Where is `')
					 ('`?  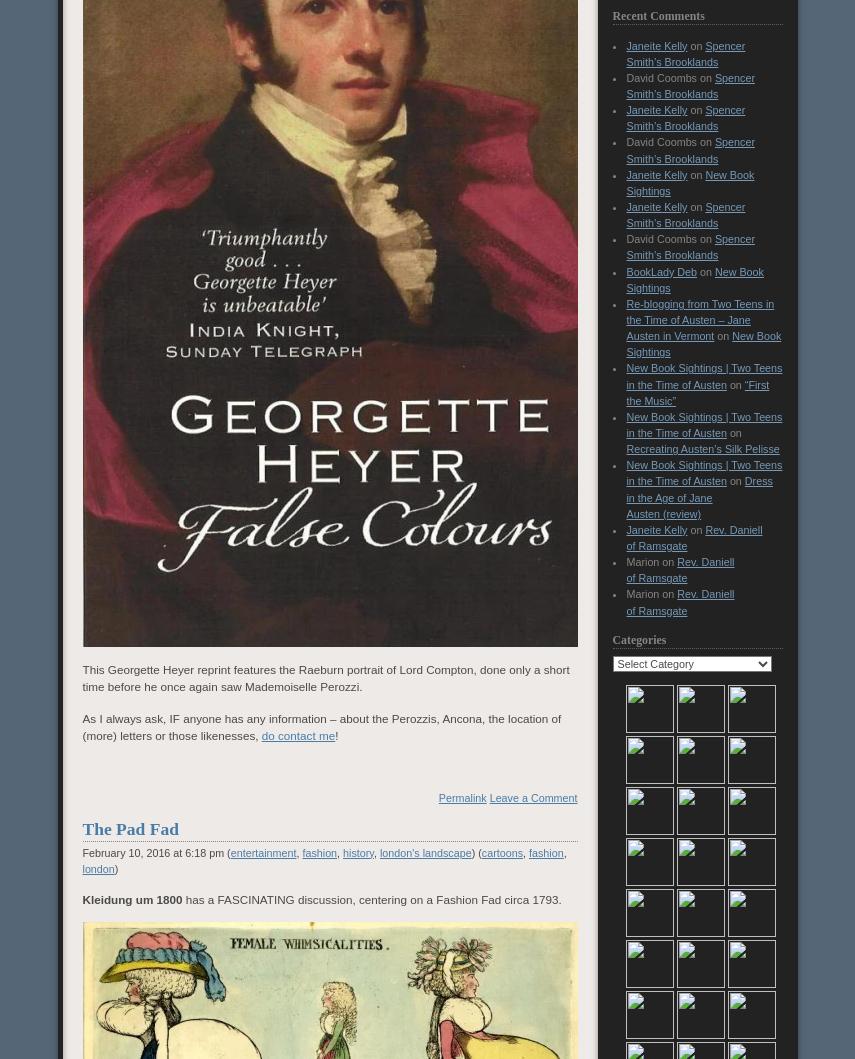 ')
					 (' is located at coordinates (471, 851).